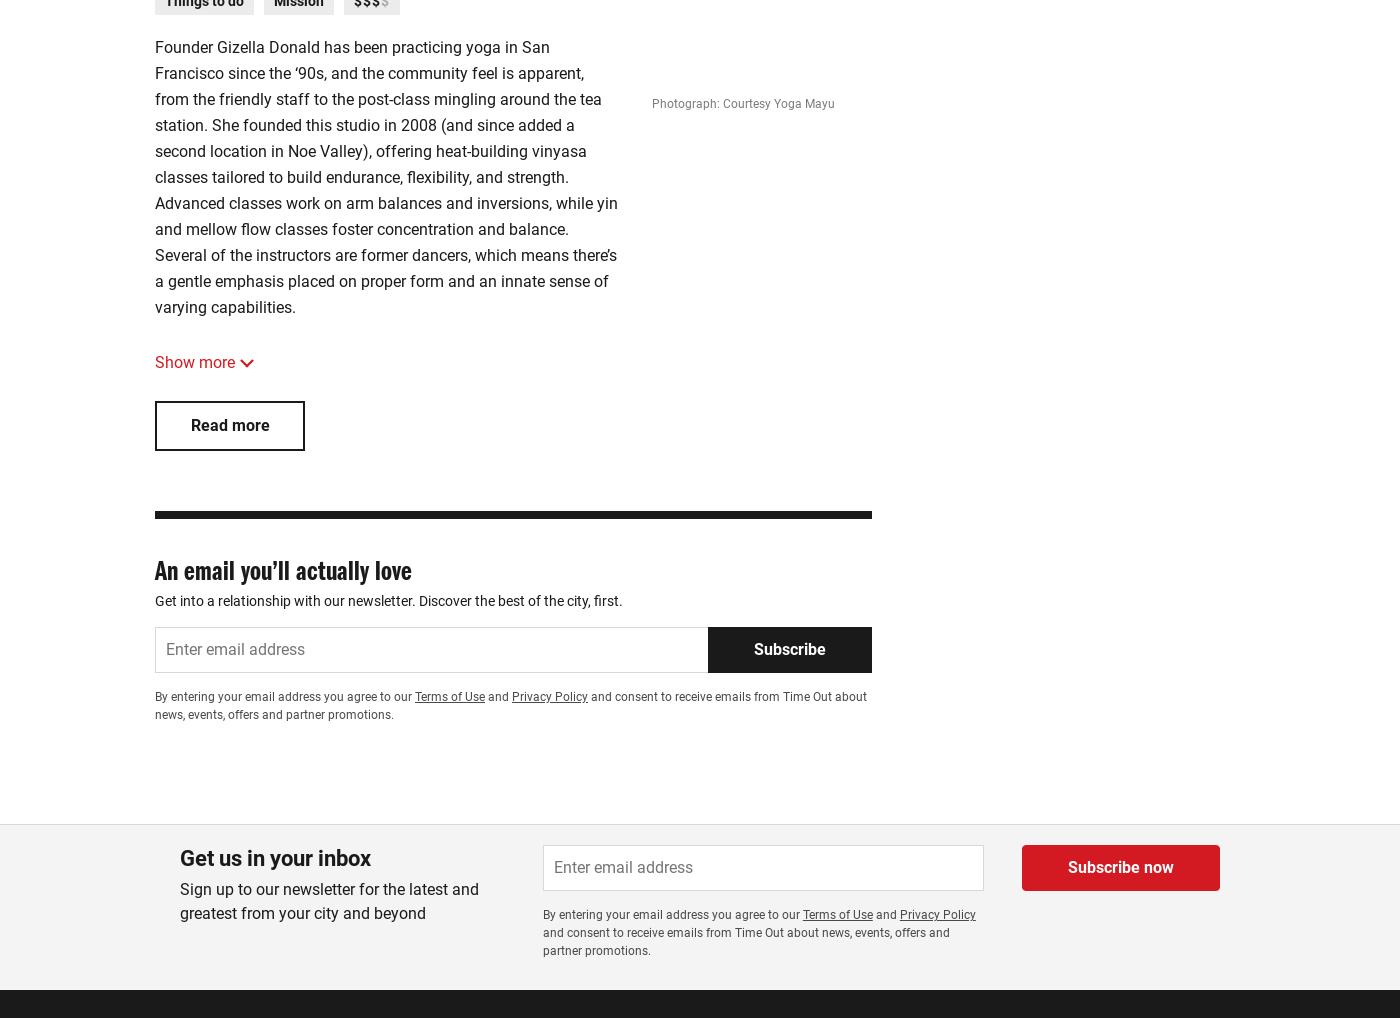 This screenshot has width=1400, height=1018. Describe the element at coordinates (742, 103) in the screenshot. I see `'Photograph: Courtesy Yoga Mayu'` at that location.